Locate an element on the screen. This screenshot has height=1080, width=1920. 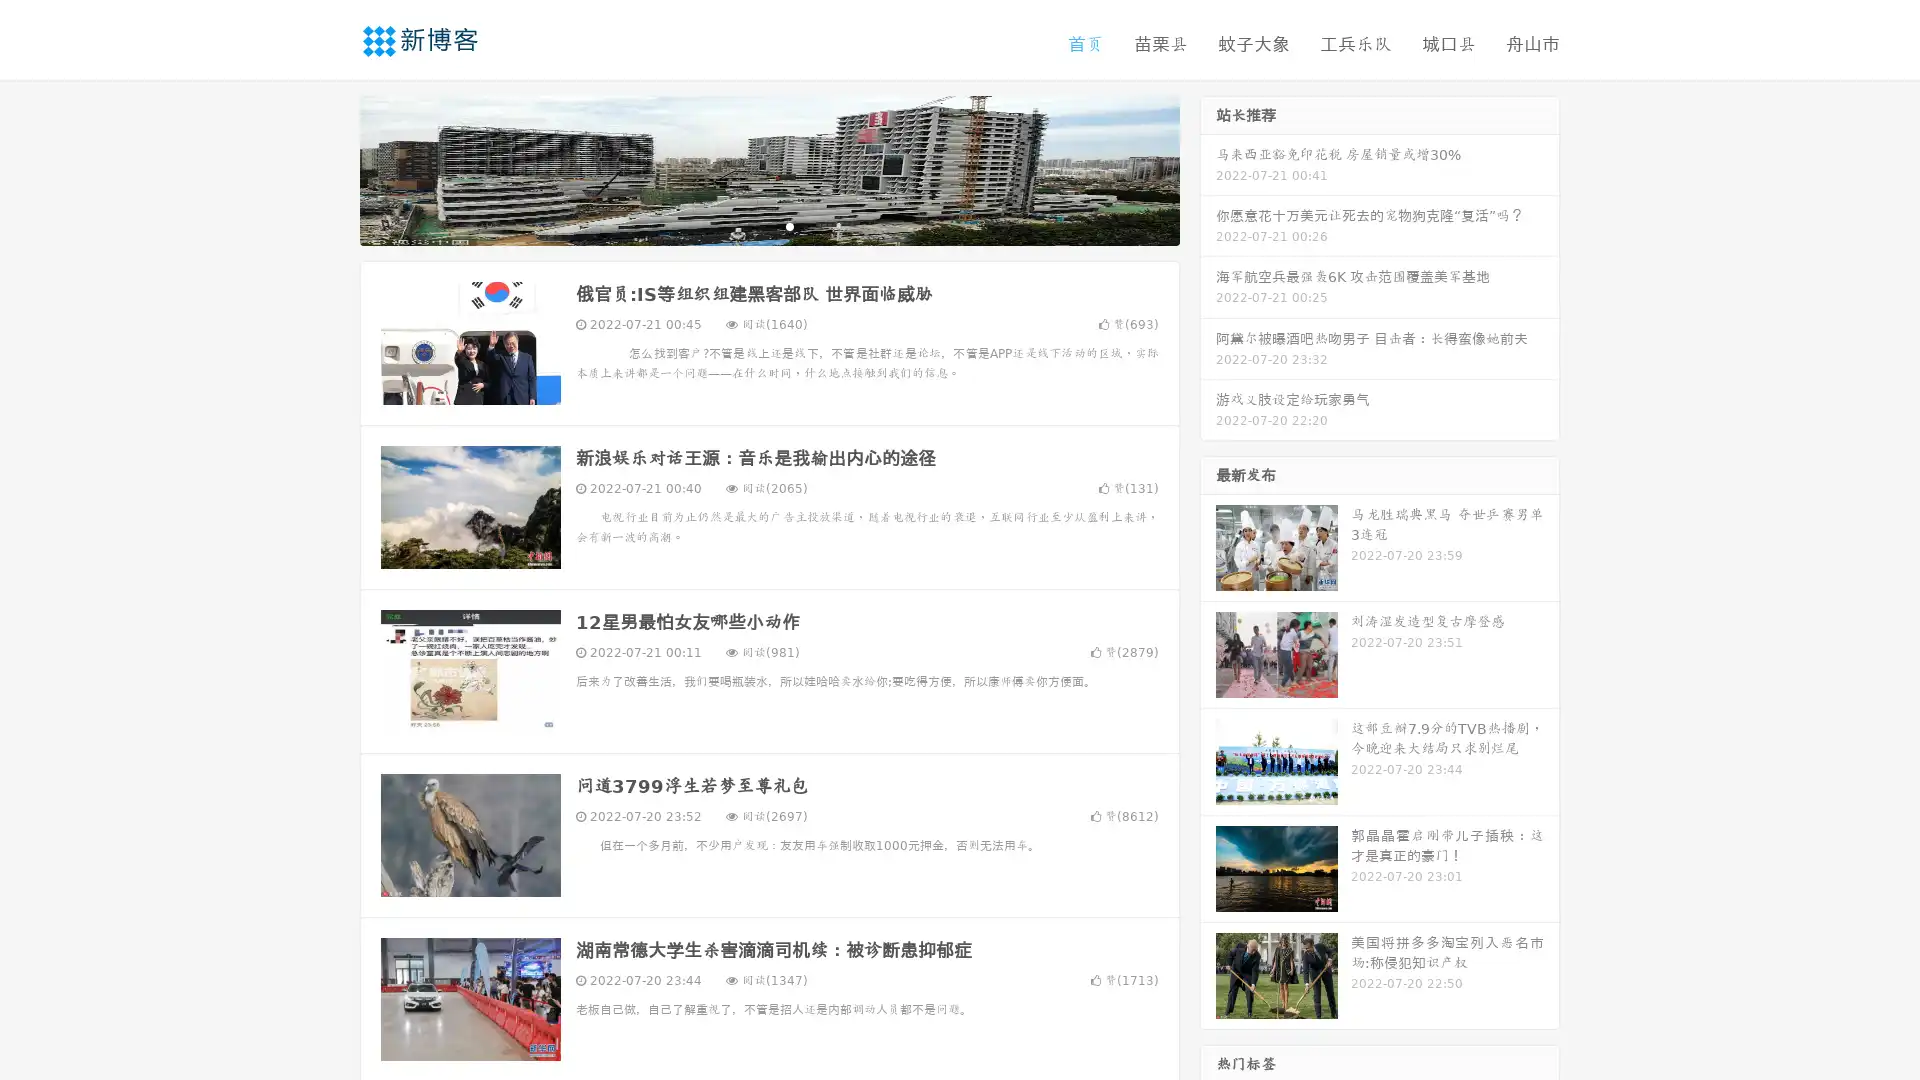
Next slide is located at coordinates (1208, 168).